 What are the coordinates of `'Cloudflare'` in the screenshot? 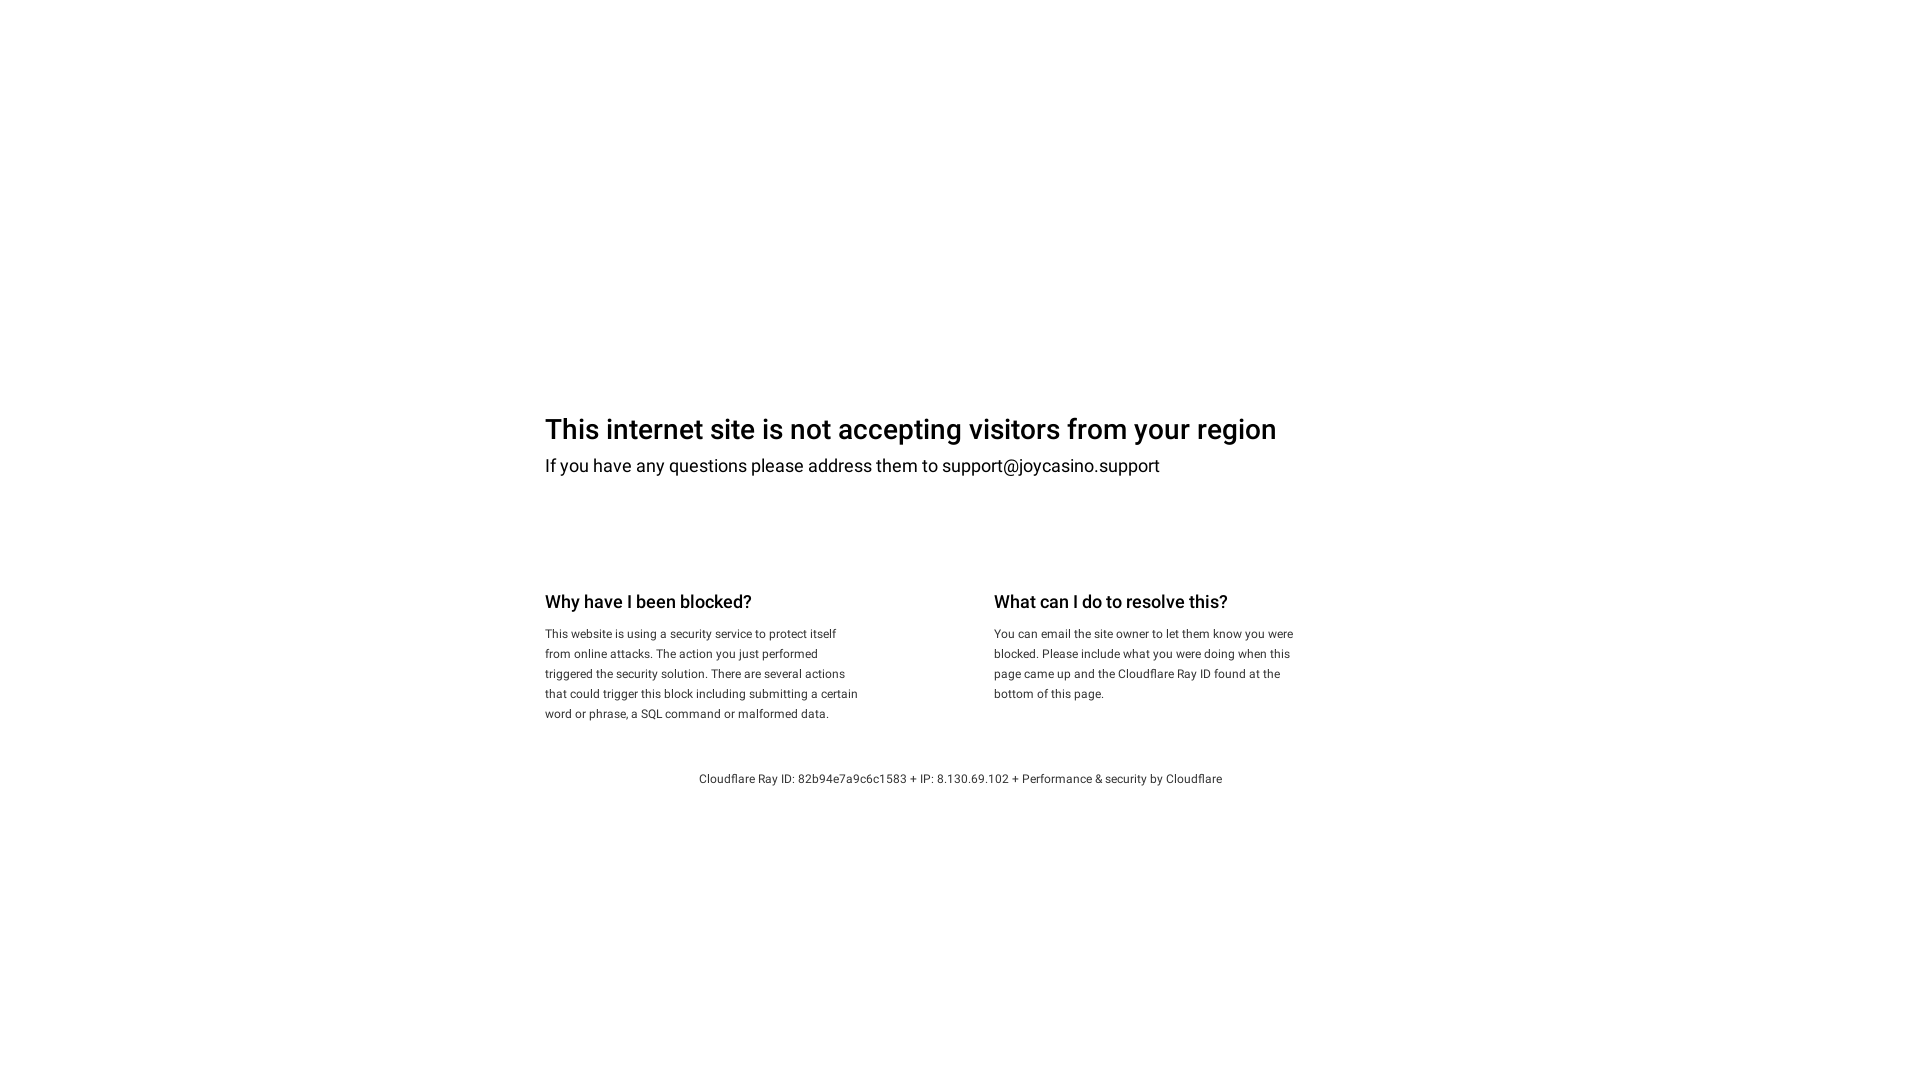 It's located at (1194, 778).